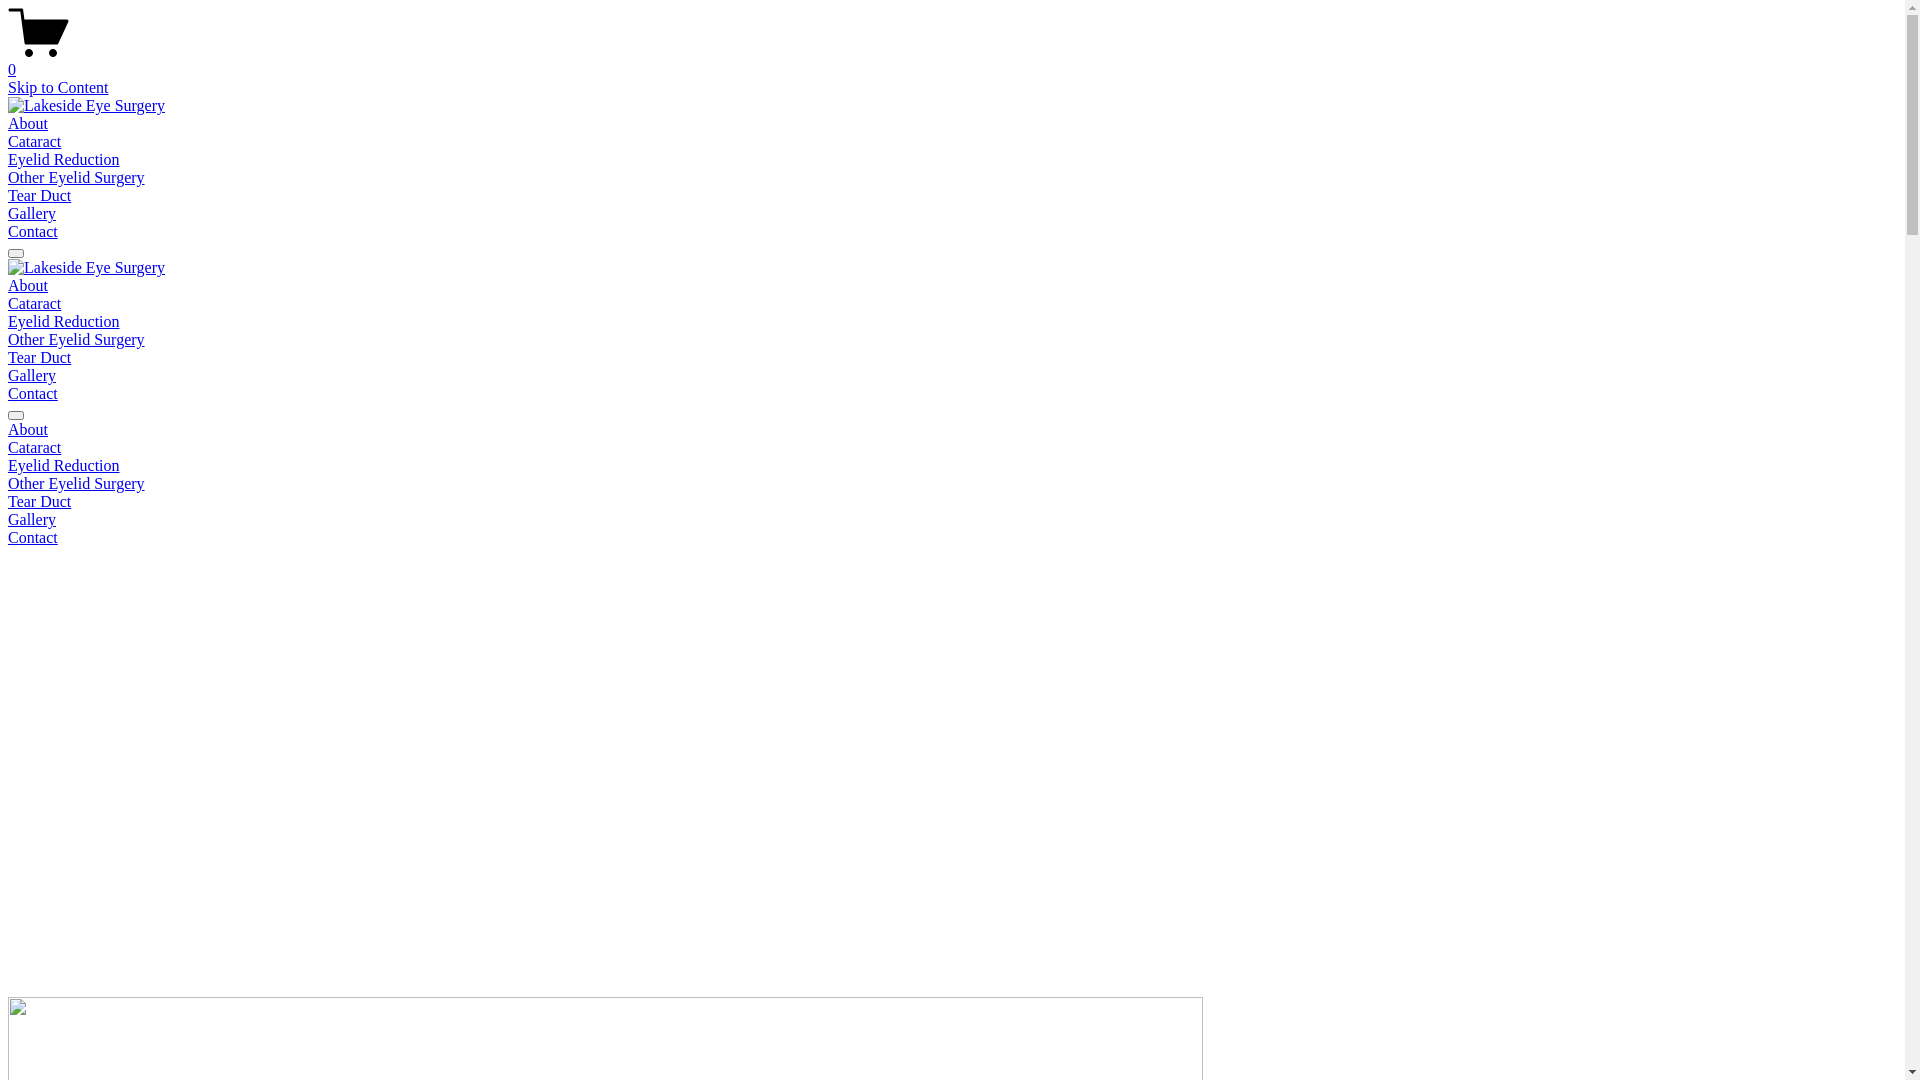  What do you see at coordinates (39, 356) in the screenshot?
I see `'Tear Duct'` at bounding box center [39, 356].